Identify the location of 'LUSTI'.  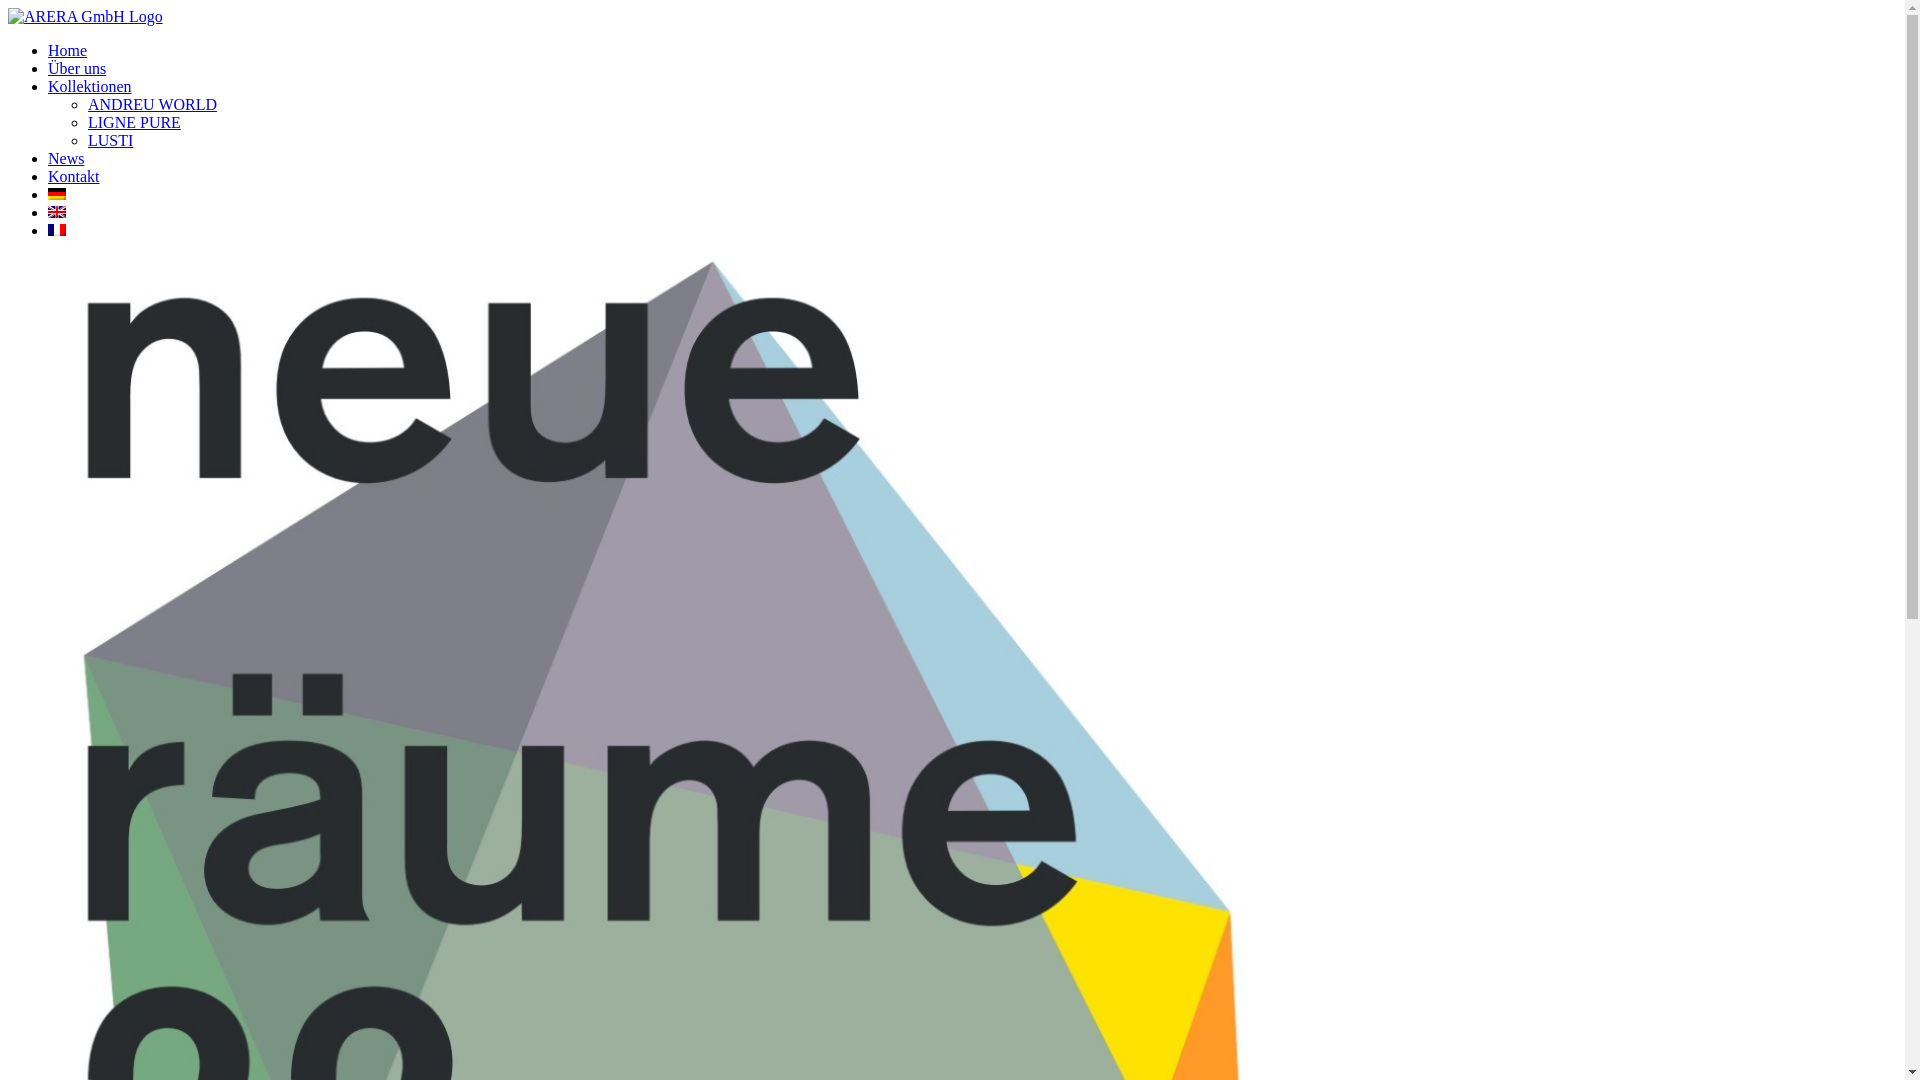
(86, 139).